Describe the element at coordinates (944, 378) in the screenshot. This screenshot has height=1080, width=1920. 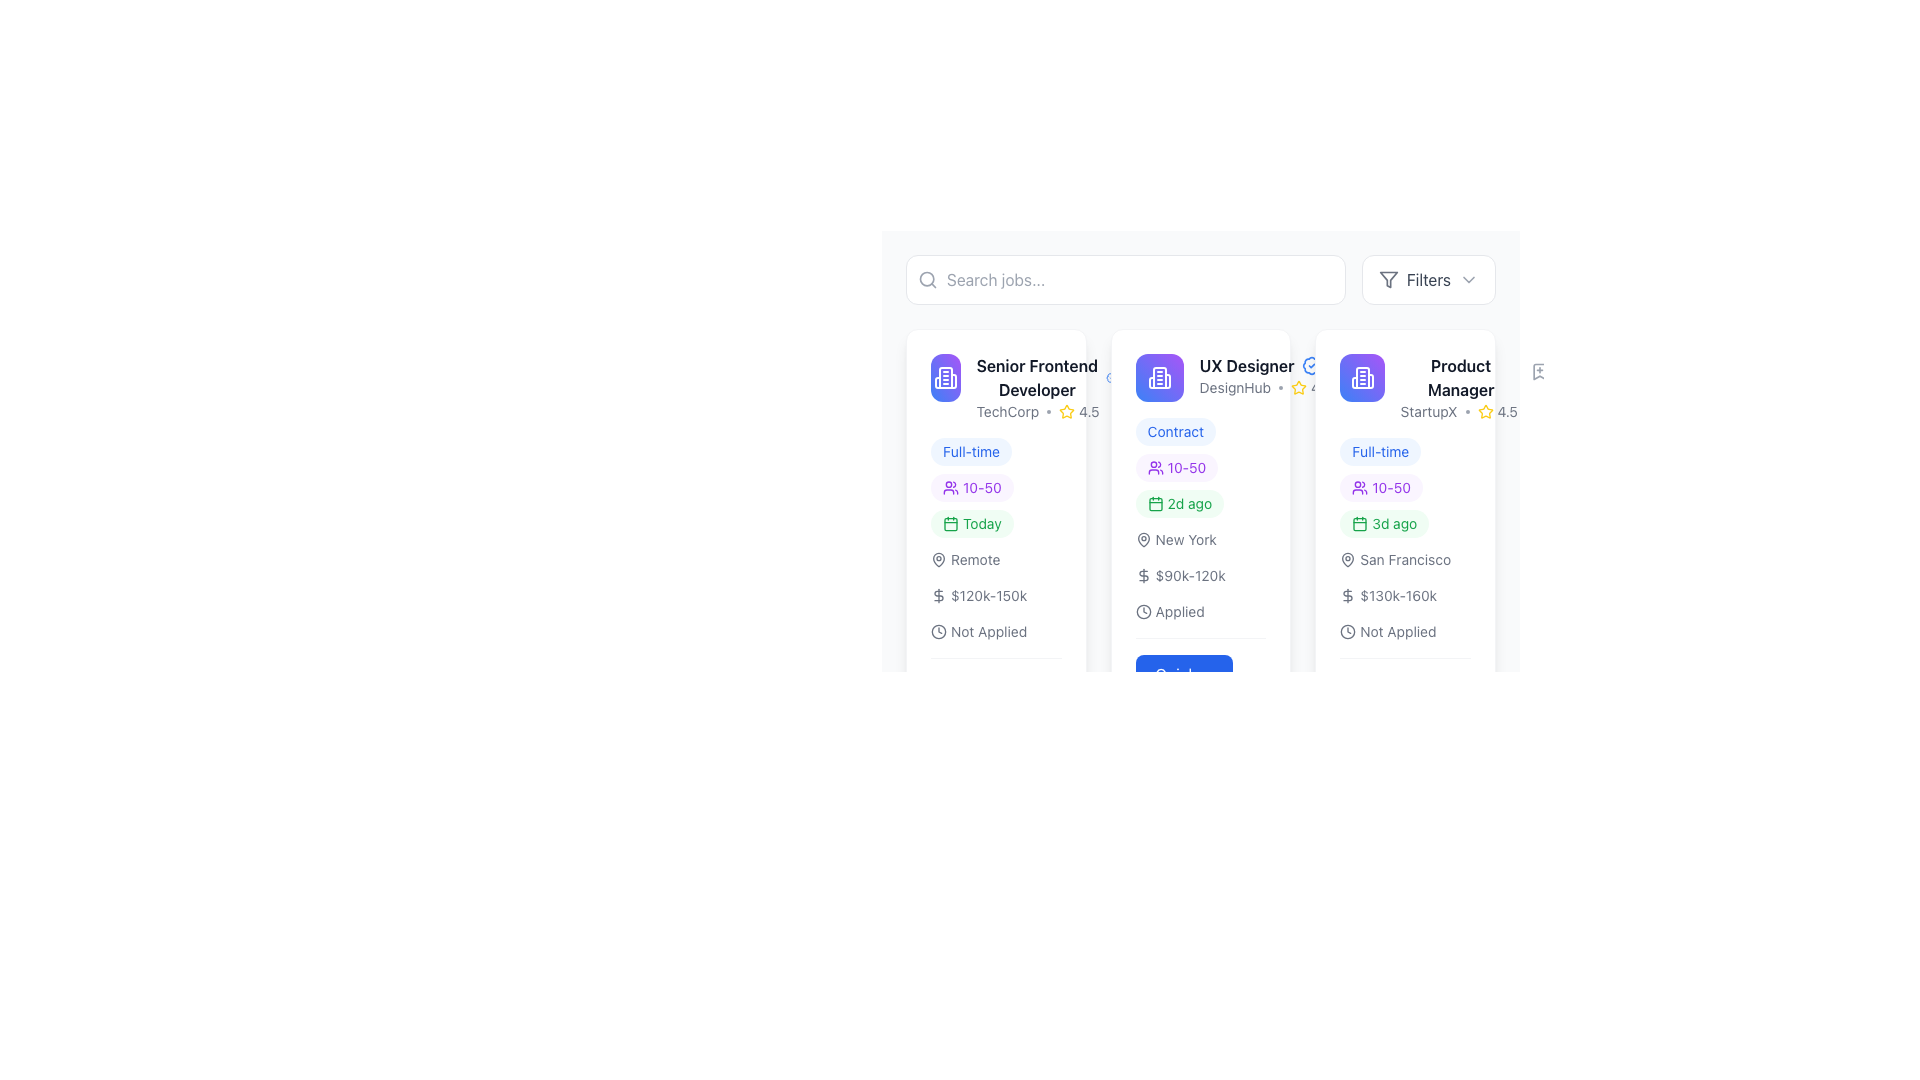
I see `the square icon with a gradient background transitioning from blue to purple, featuring a white building-like symbol in the center, located above the job title 'Senior Frontend Developer'` at that location.